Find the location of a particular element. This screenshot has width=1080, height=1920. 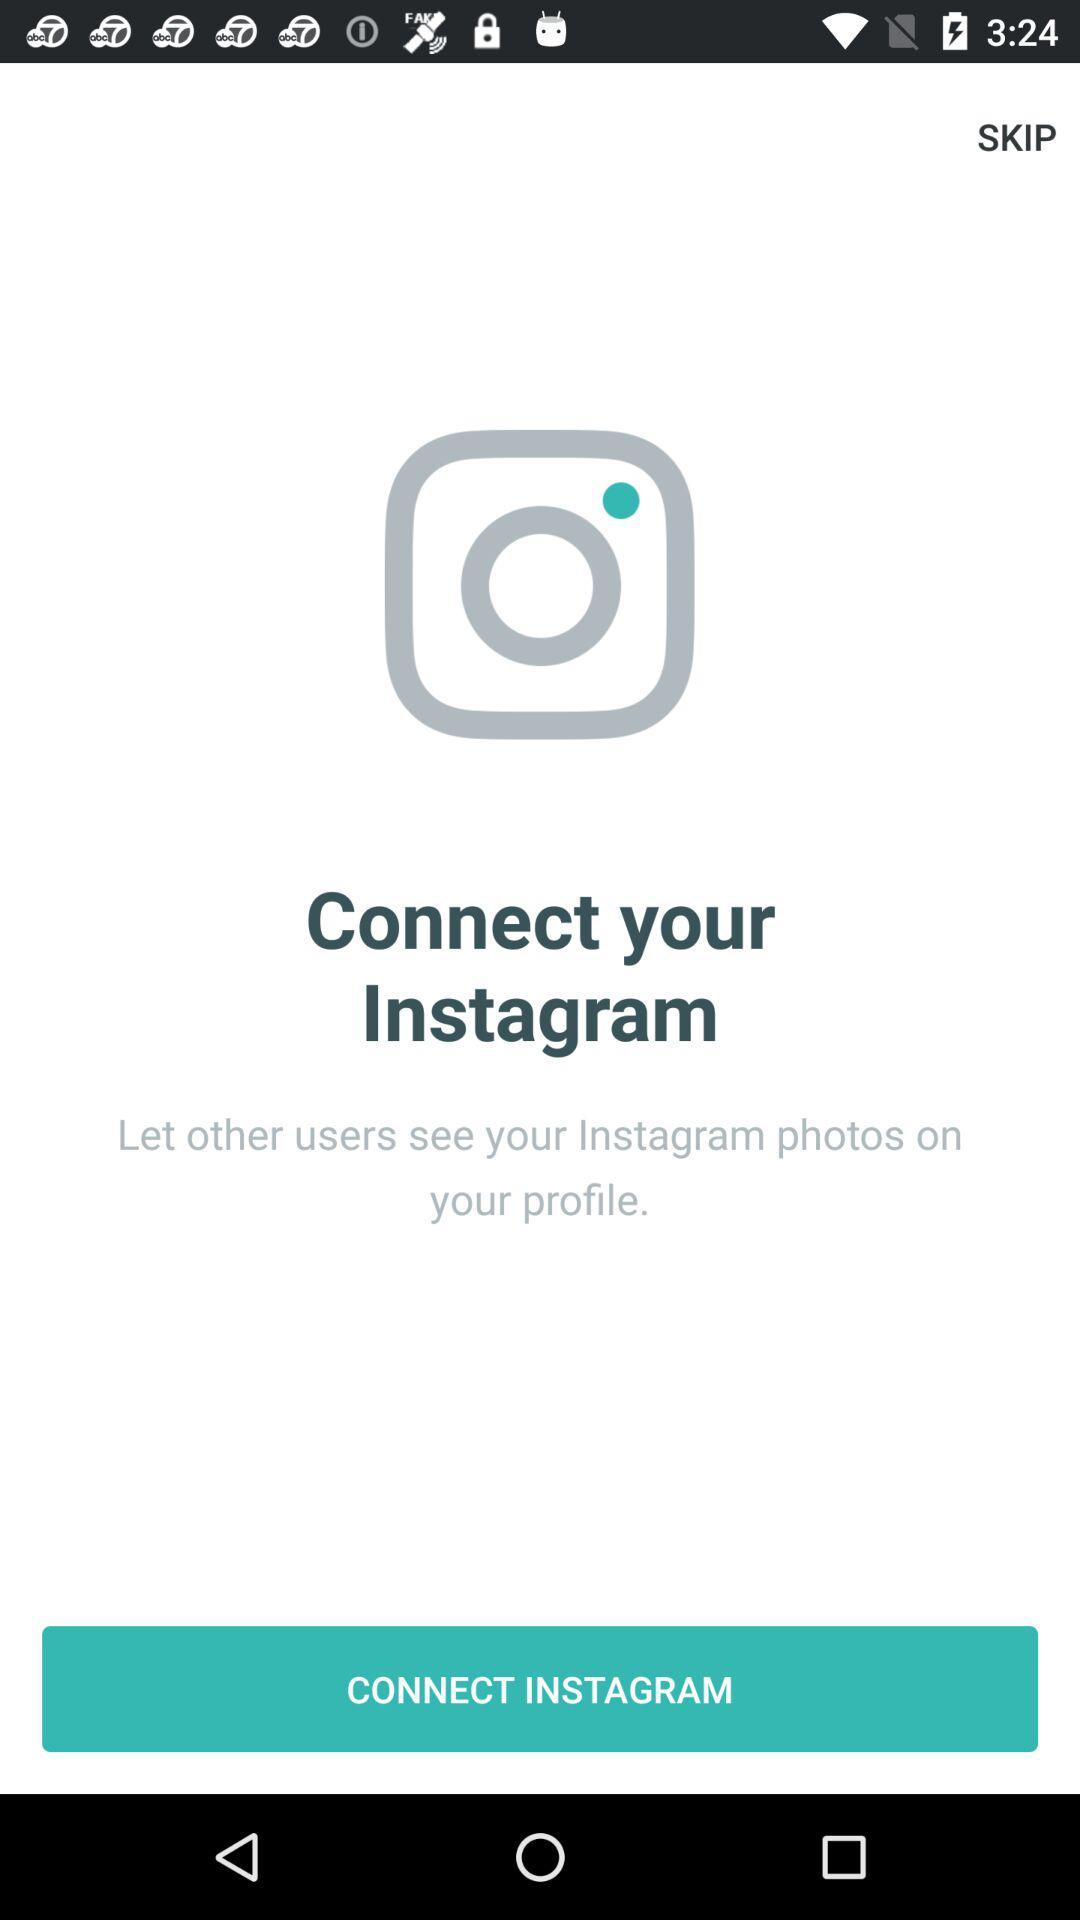

the skip at the top right corner is located at coordinates (1017, 135).